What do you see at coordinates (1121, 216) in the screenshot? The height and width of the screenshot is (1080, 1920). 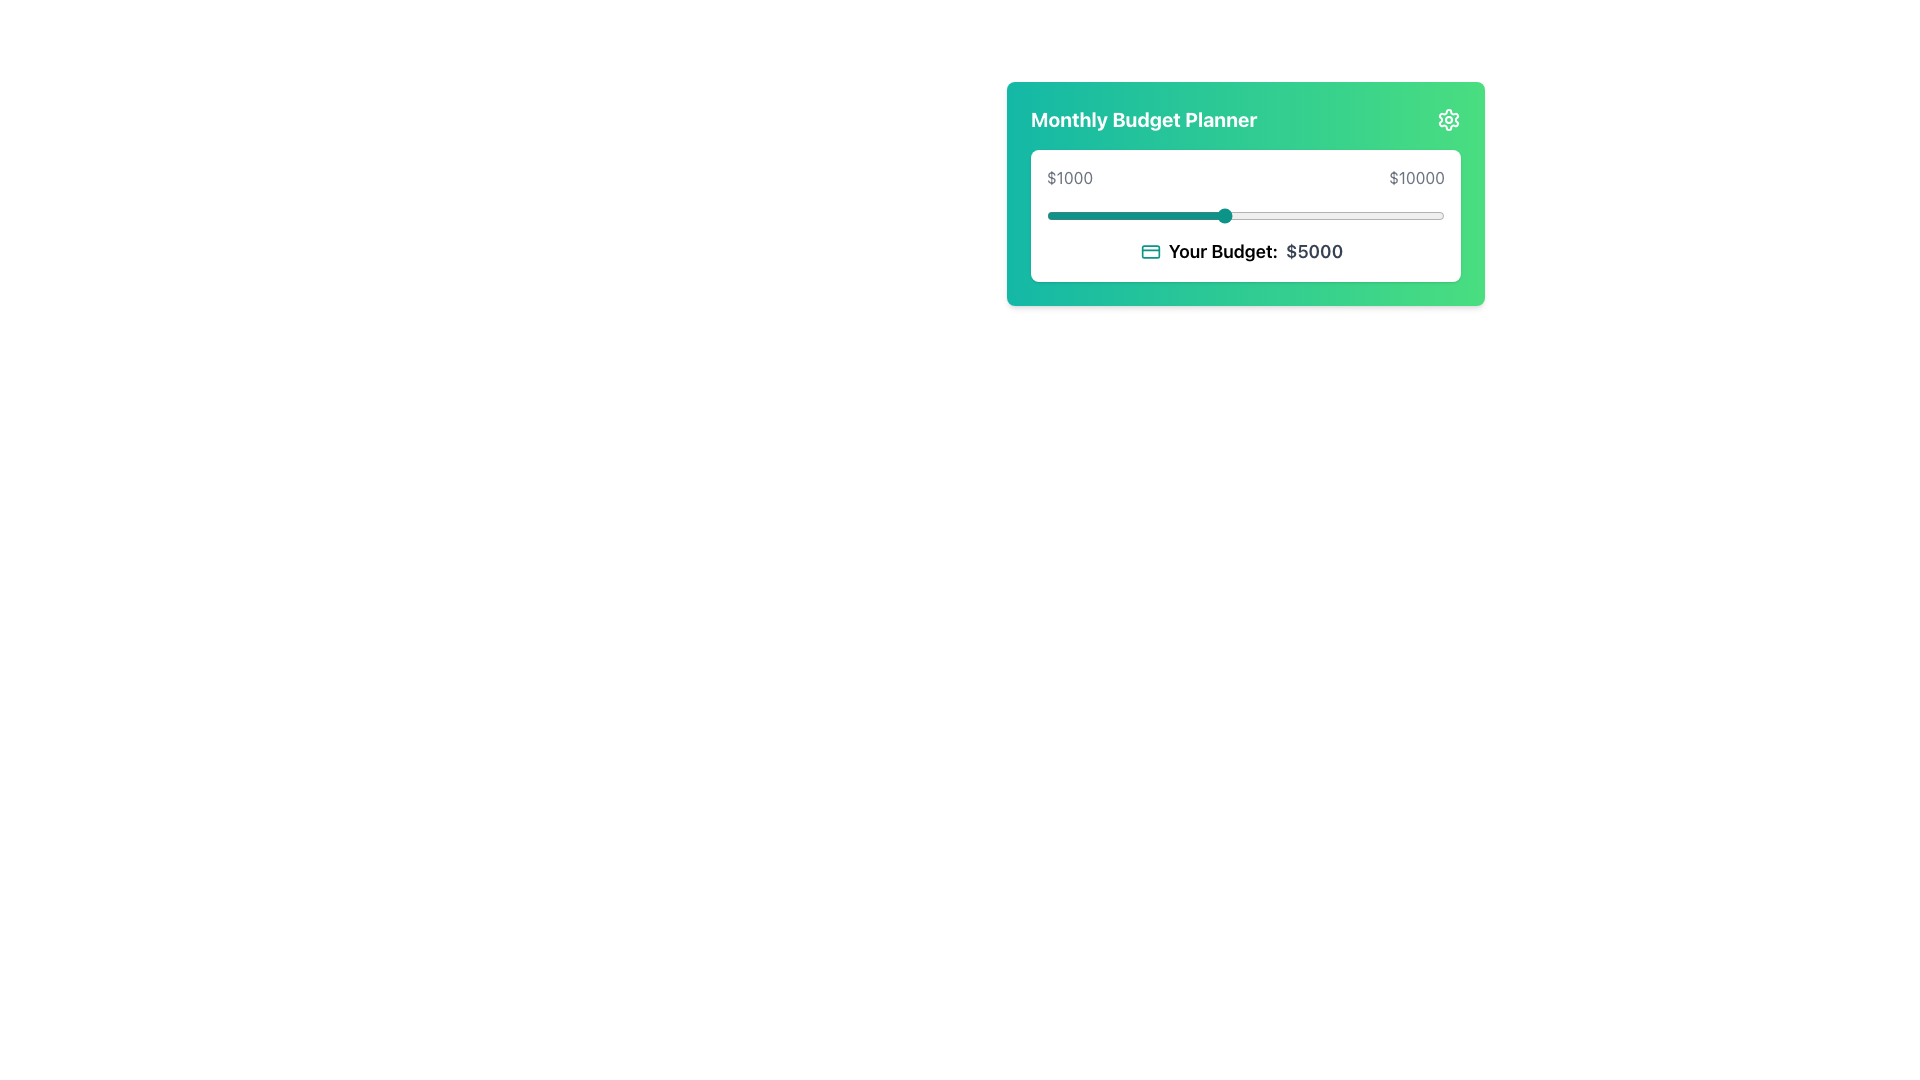 I see `the budget` at bounding box center [1121, 216].